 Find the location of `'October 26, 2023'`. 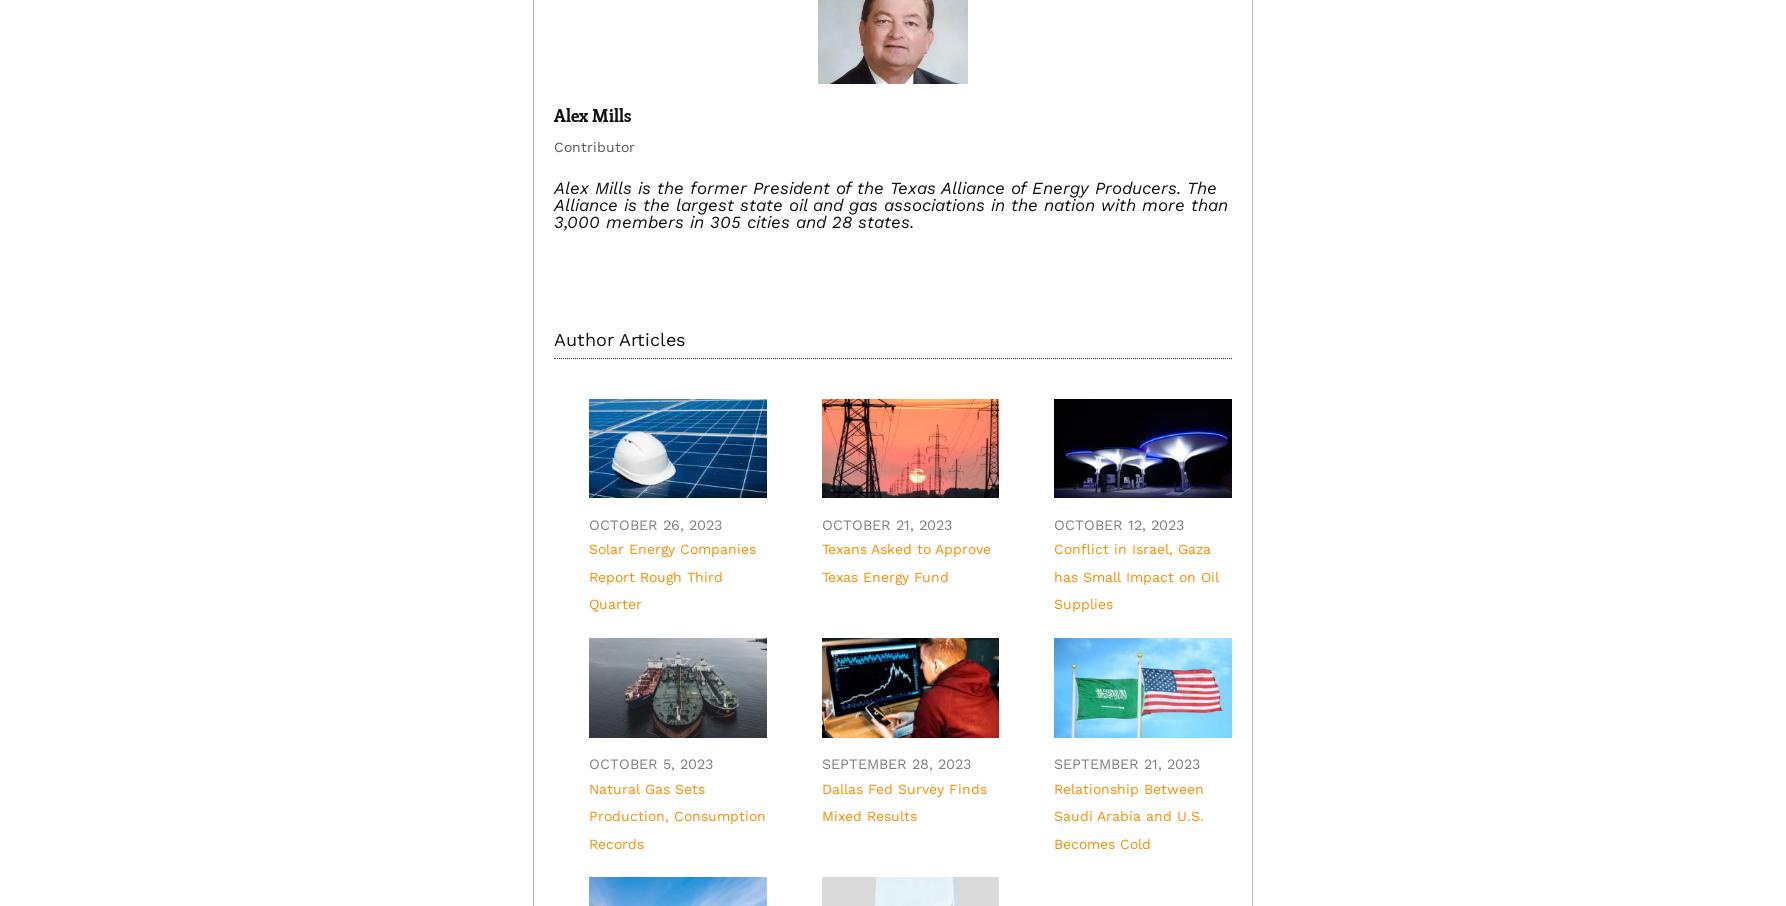

'October 26, 2023' is located at coordinates (654, 524).